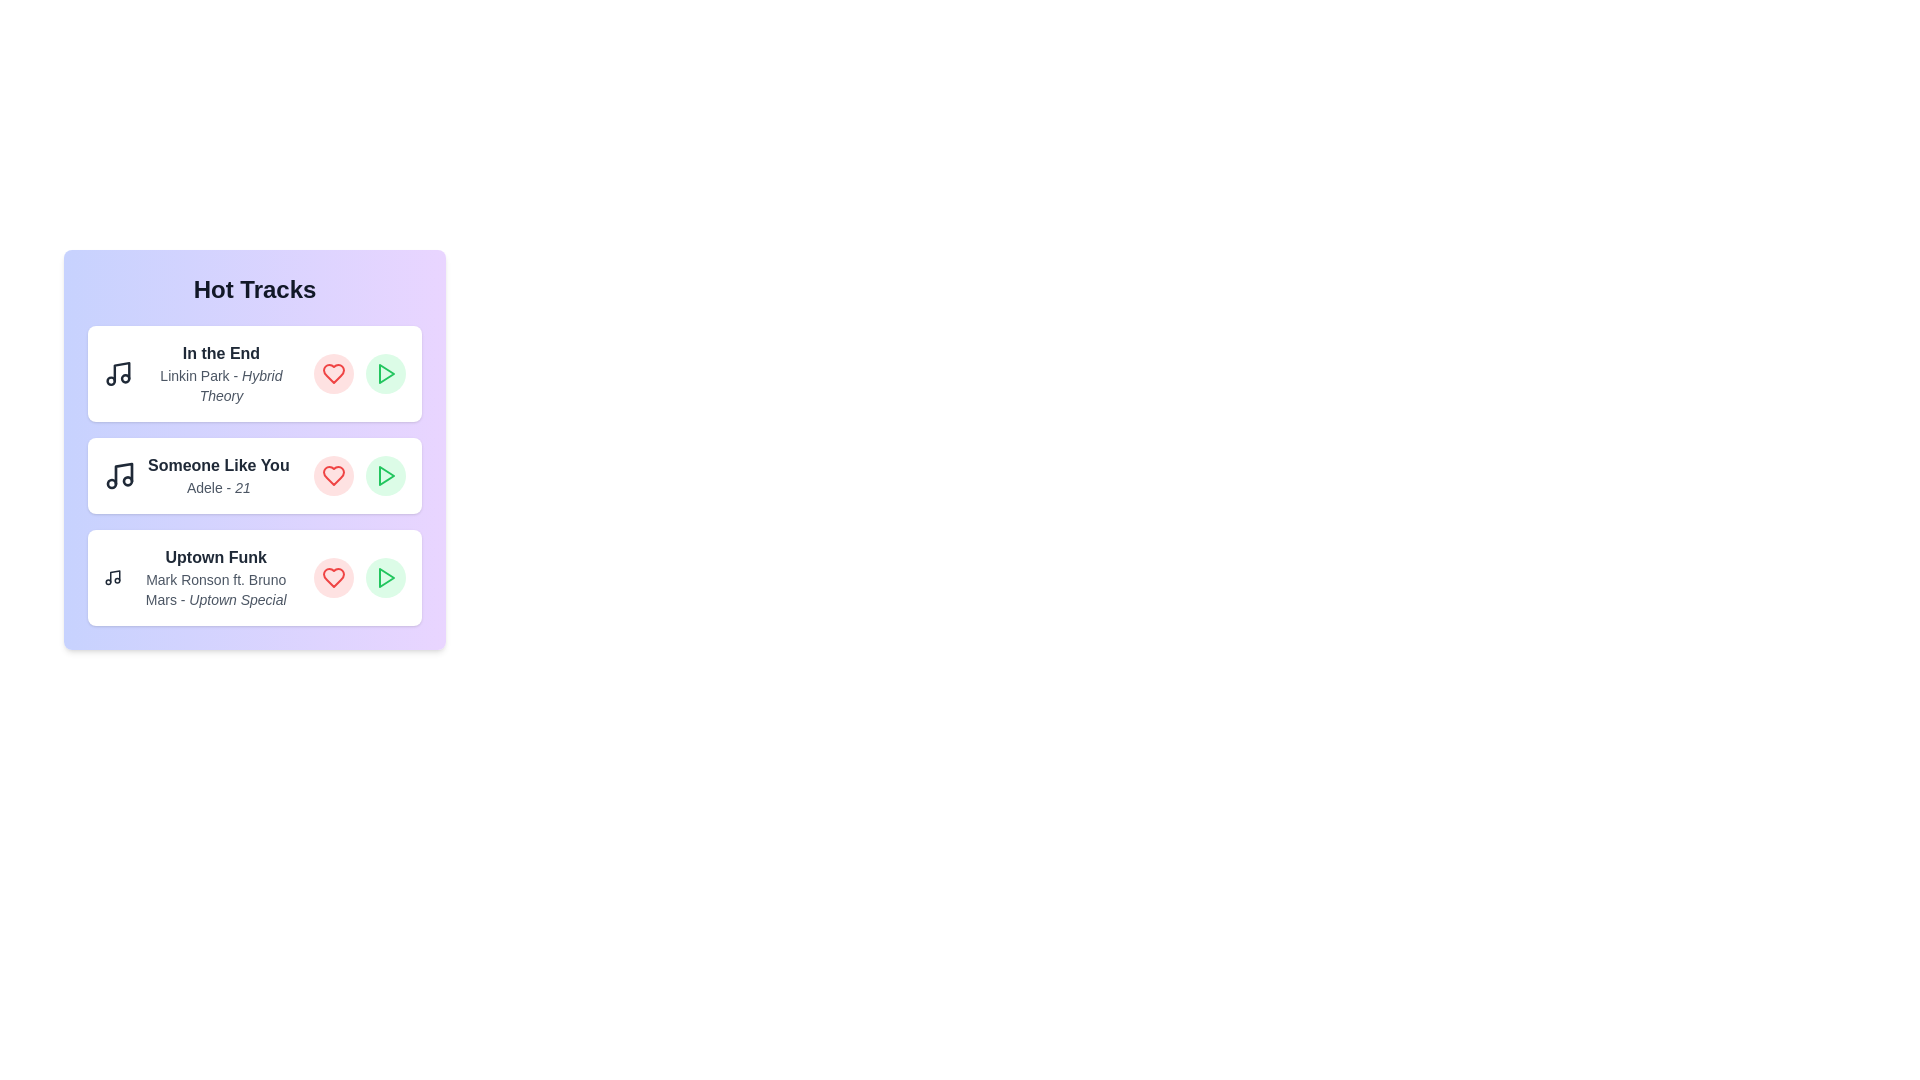  What do you see at coordinates (385, 578) in the screenshot?
I see `play button for the track titled 'Uptown Funk'` at bounding box center [385, 578].